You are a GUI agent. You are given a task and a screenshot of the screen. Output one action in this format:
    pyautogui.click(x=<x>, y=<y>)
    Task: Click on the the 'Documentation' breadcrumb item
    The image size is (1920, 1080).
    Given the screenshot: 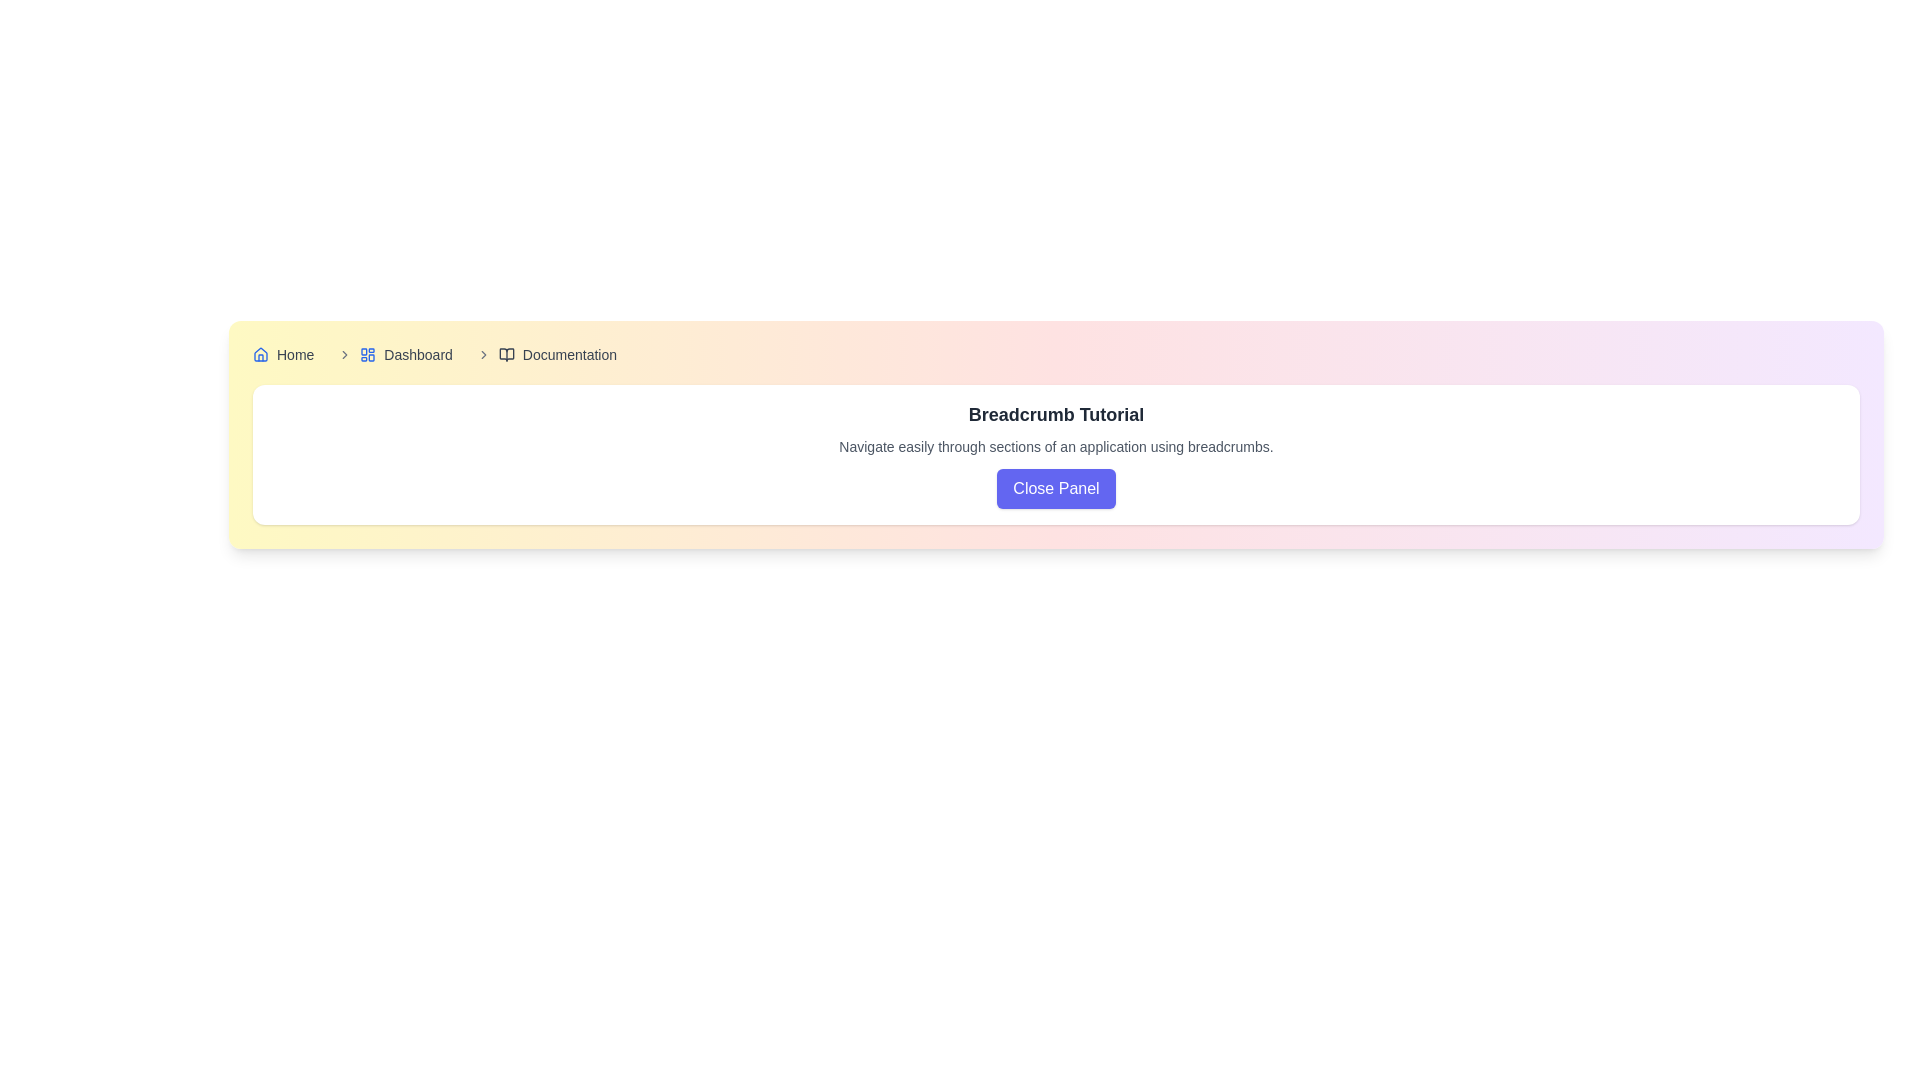 What is the action you would take?
    pyautogui.click(x=542, y=353)
    